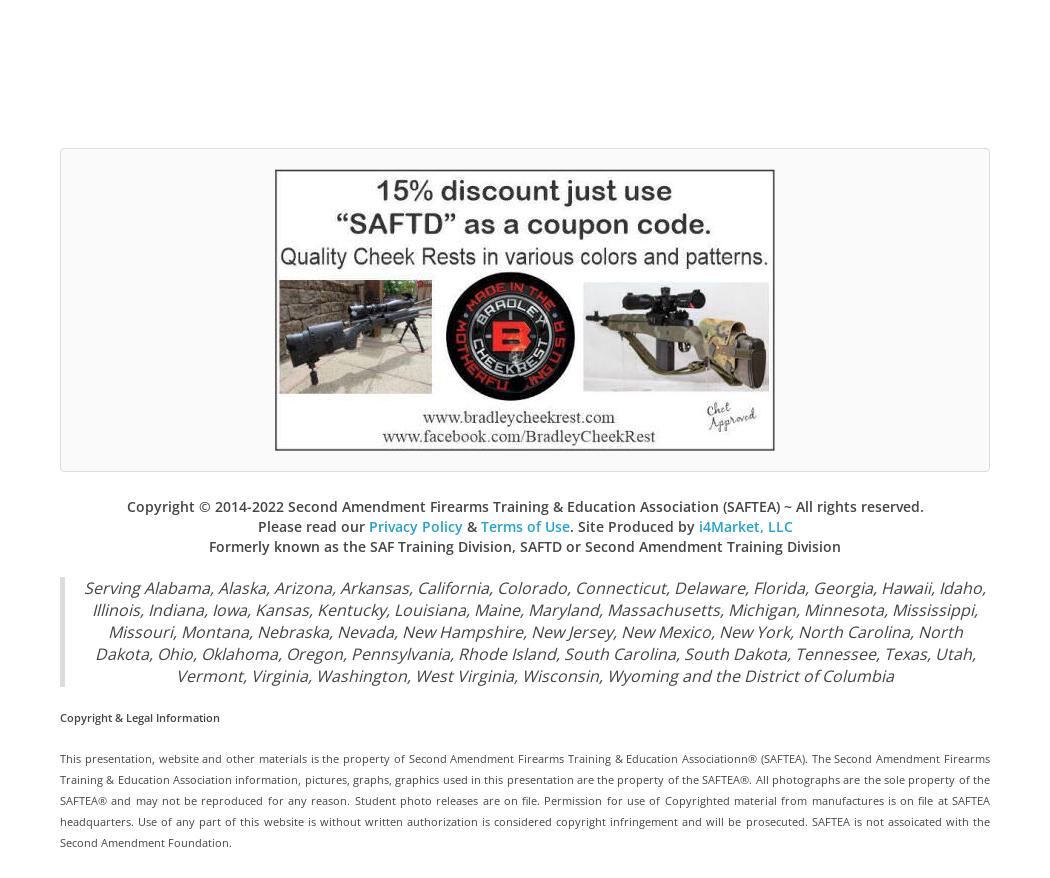 The image size is (1050, 878). Describe the element at coordinates (523, 505) in the screenshot. I see `'Copyright © 2014-2022 Second Amendment Firearms Training & Education Association (SAFTEA) ~ All rights reserved.'` at that location.